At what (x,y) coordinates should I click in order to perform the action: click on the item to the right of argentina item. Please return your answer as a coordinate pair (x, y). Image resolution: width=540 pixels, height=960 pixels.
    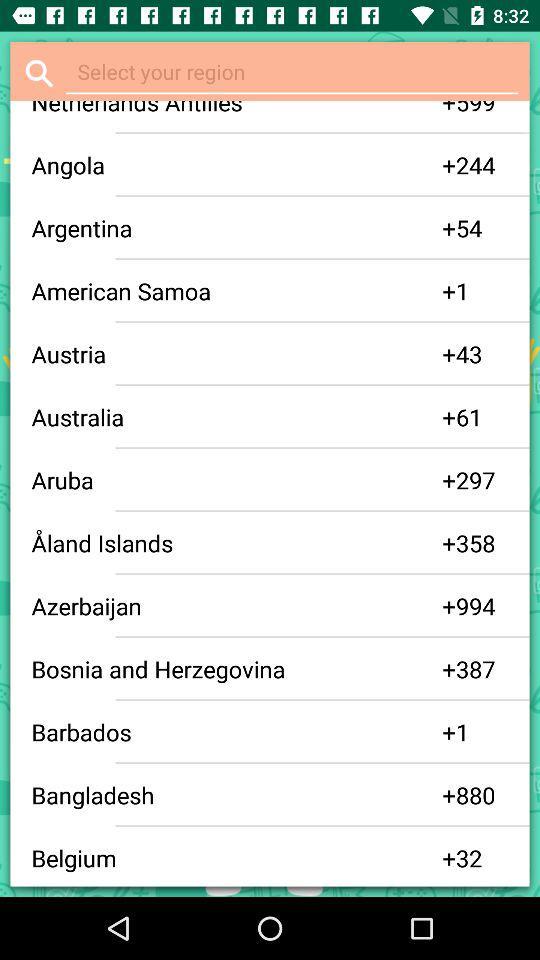
    Looking at the image, I should click on (449, 228).